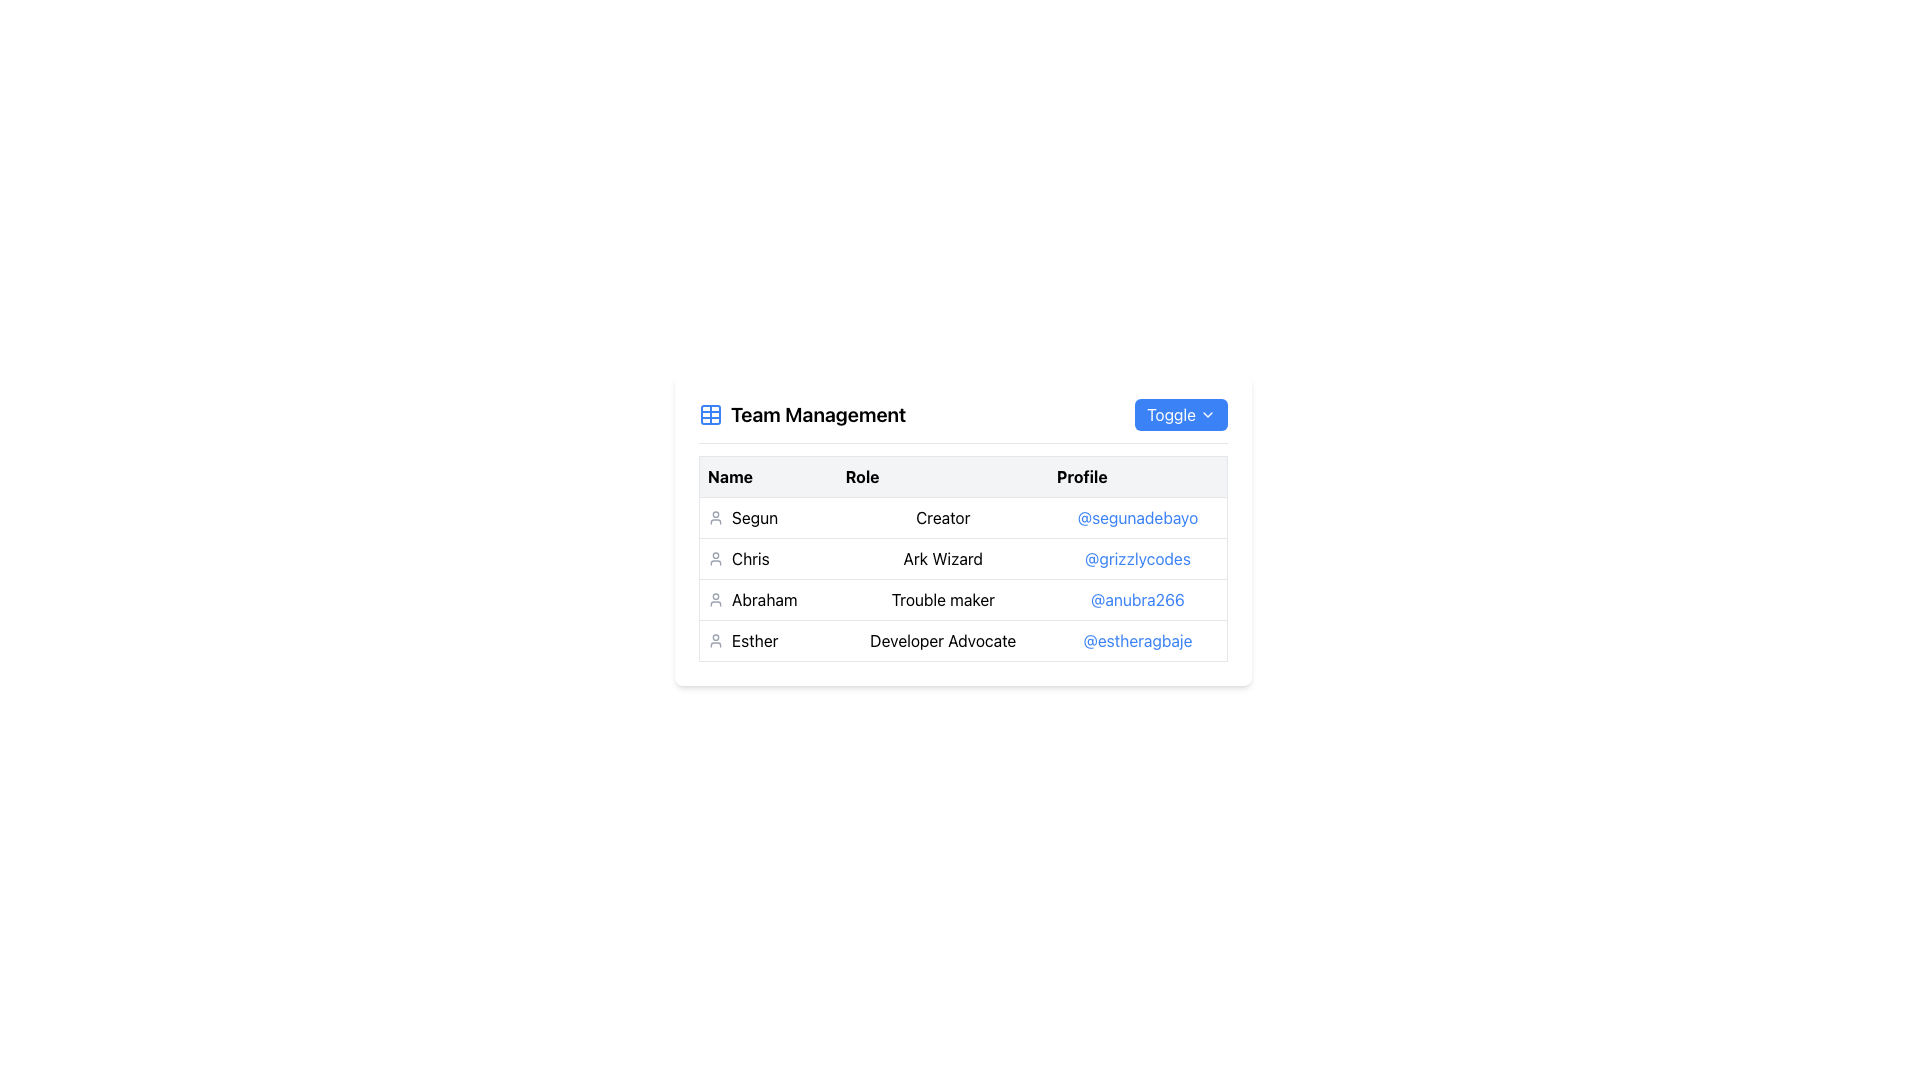  What do you see at coordinates (1138, 559) in the screenshot?
I see `the interactive hyperlink for the profile '@grizzlycodes', located in the third column under 'Profile' in the second row of the table, adjacent to 'Ark Wizard'` at bounding box center [1138, 559].